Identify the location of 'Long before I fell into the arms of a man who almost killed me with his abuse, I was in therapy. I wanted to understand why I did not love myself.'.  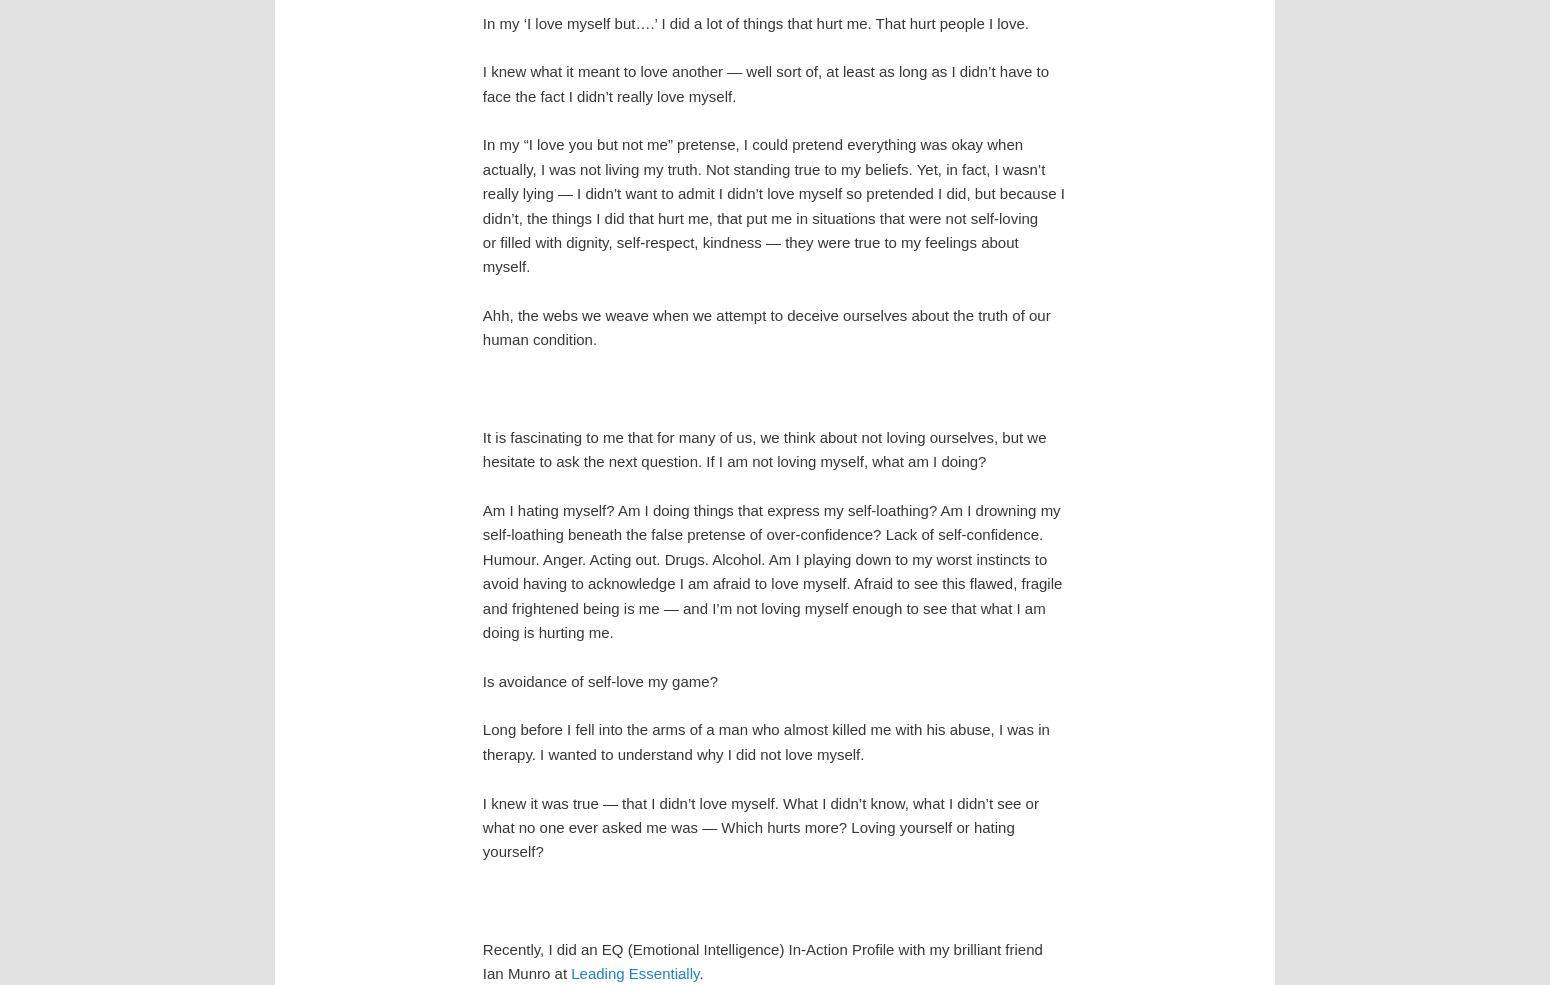
(765, 741).